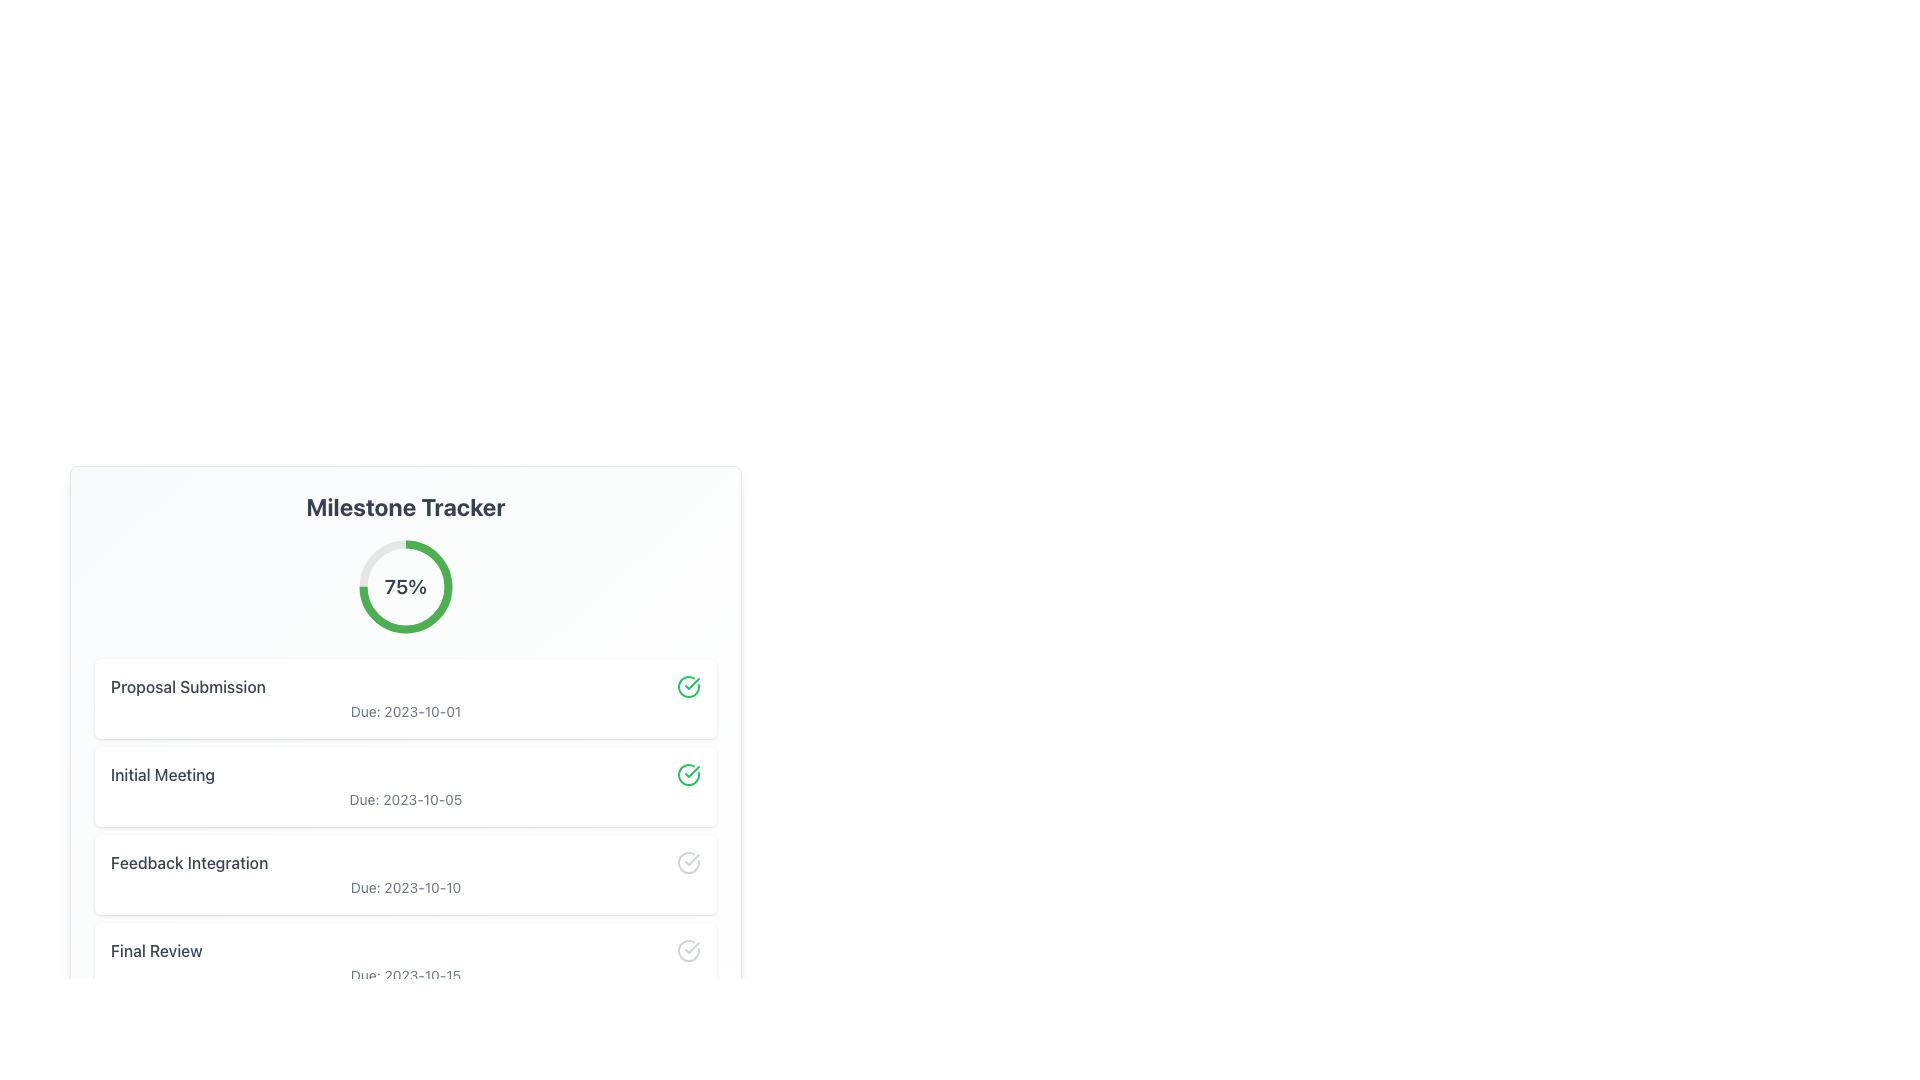  I want to click on the content block displaying 'Initial Meeting' with a due date of 'Due: 2023-10-05' and a green check icon, located in the 'Milestone Tracker' section, so click(405, 785).